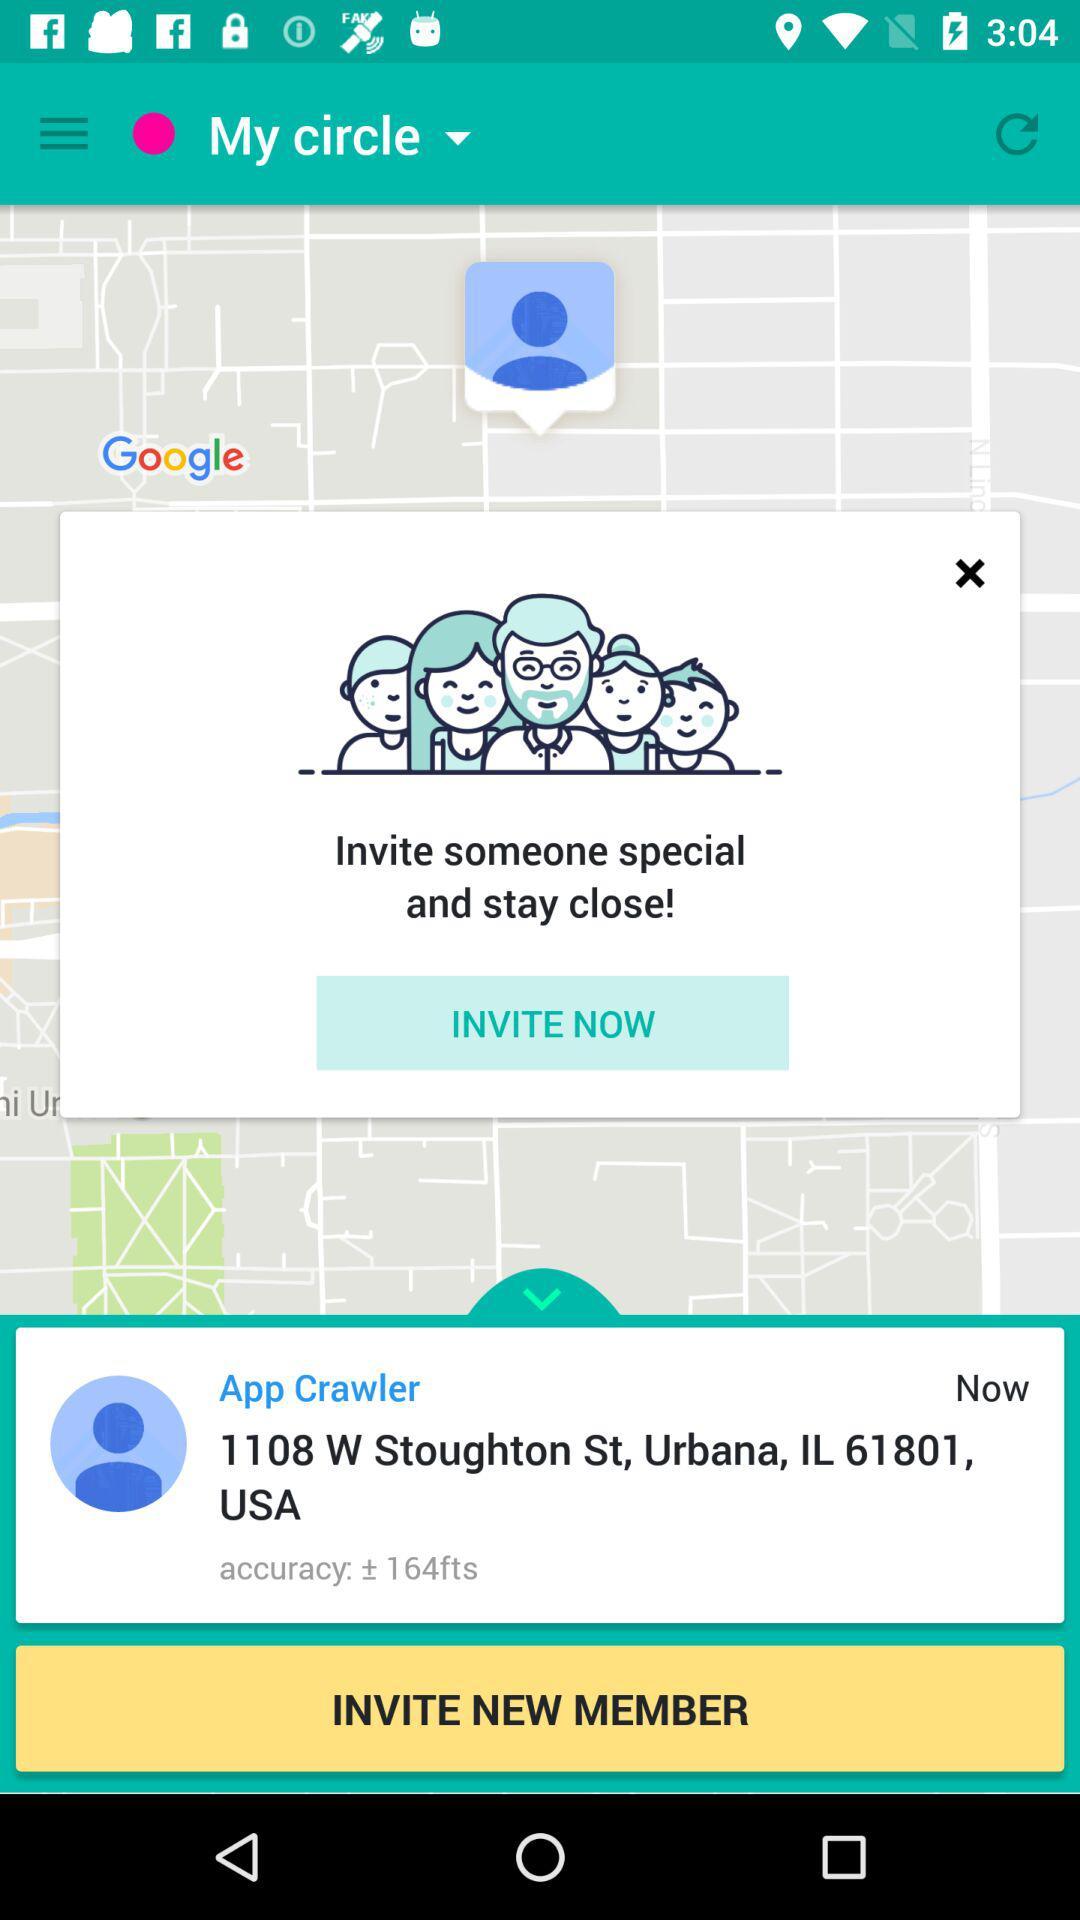  What do you see at coordinates (1017, 132) in the screenshot?
I see `refresh` at bounding box center [1017, 132].